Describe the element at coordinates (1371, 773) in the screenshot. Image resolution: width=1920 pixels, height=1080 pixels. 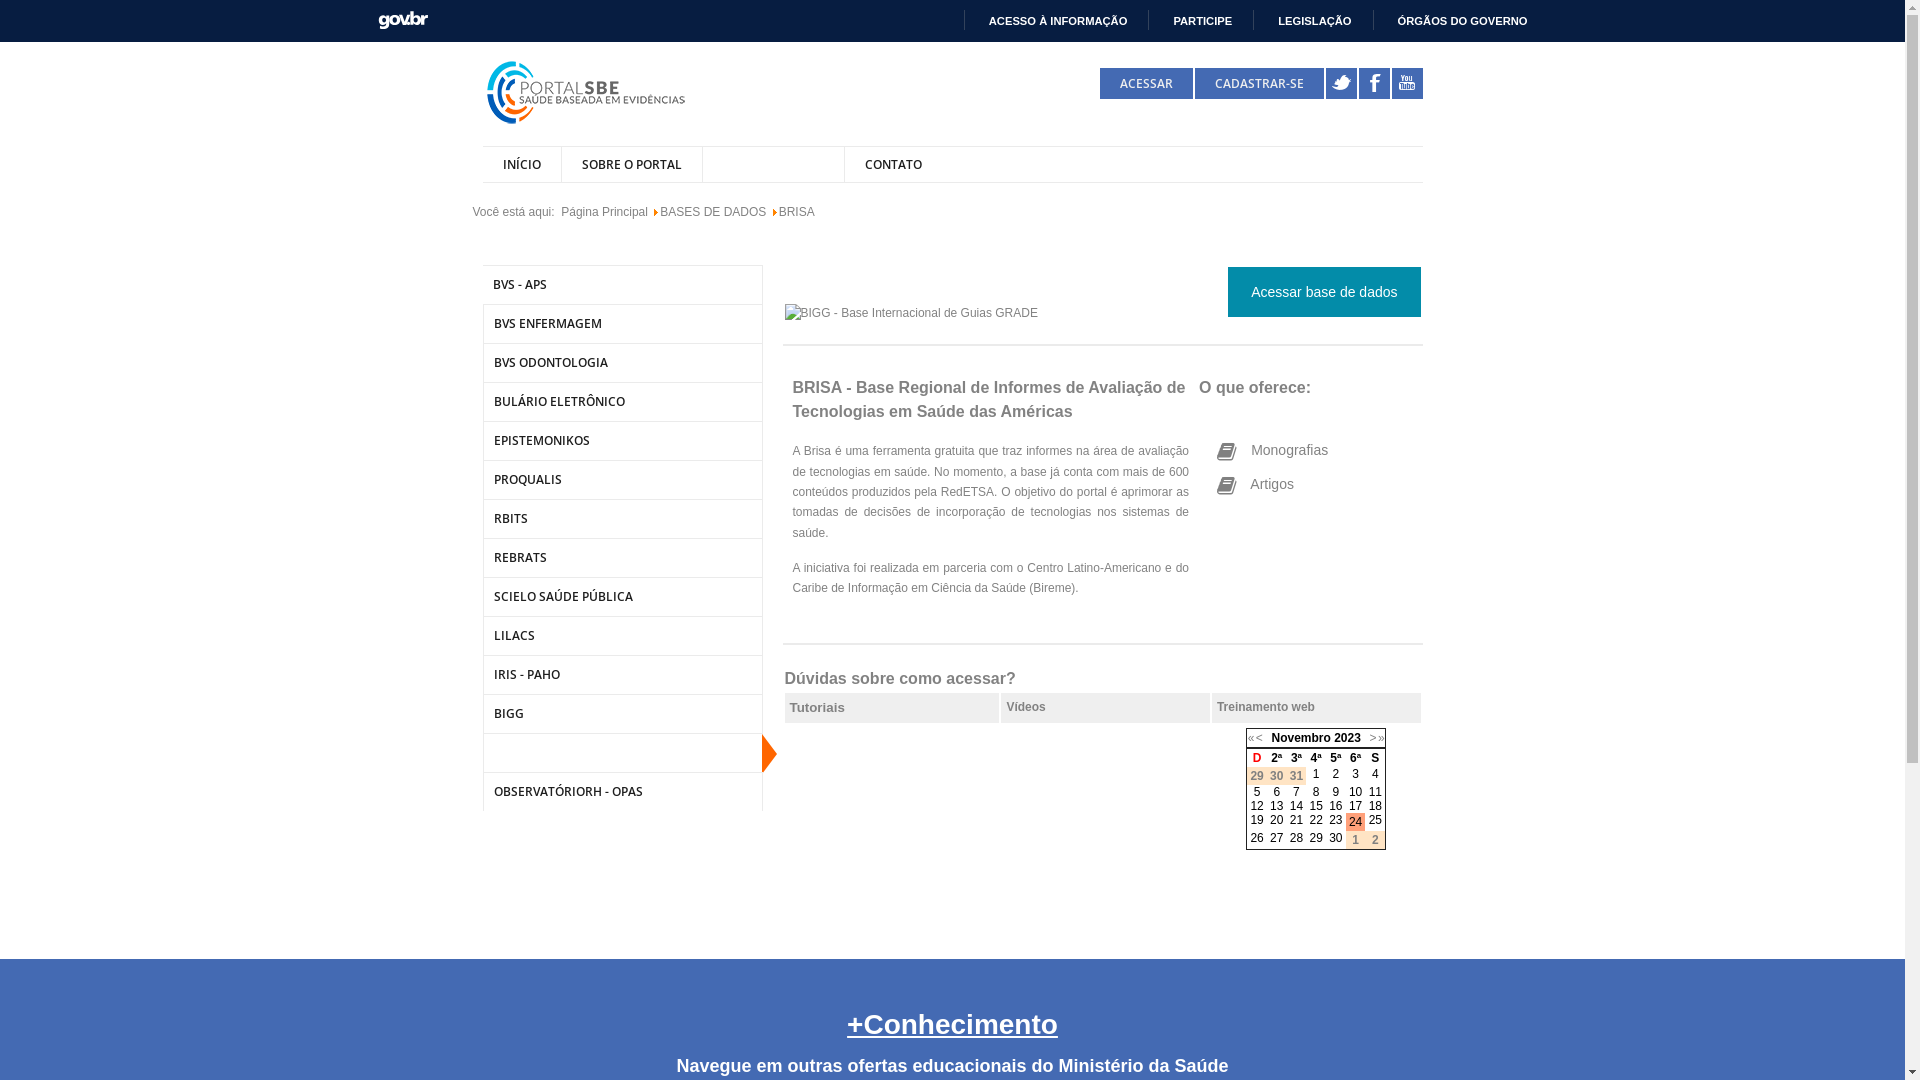
I see `'4'` at that location.